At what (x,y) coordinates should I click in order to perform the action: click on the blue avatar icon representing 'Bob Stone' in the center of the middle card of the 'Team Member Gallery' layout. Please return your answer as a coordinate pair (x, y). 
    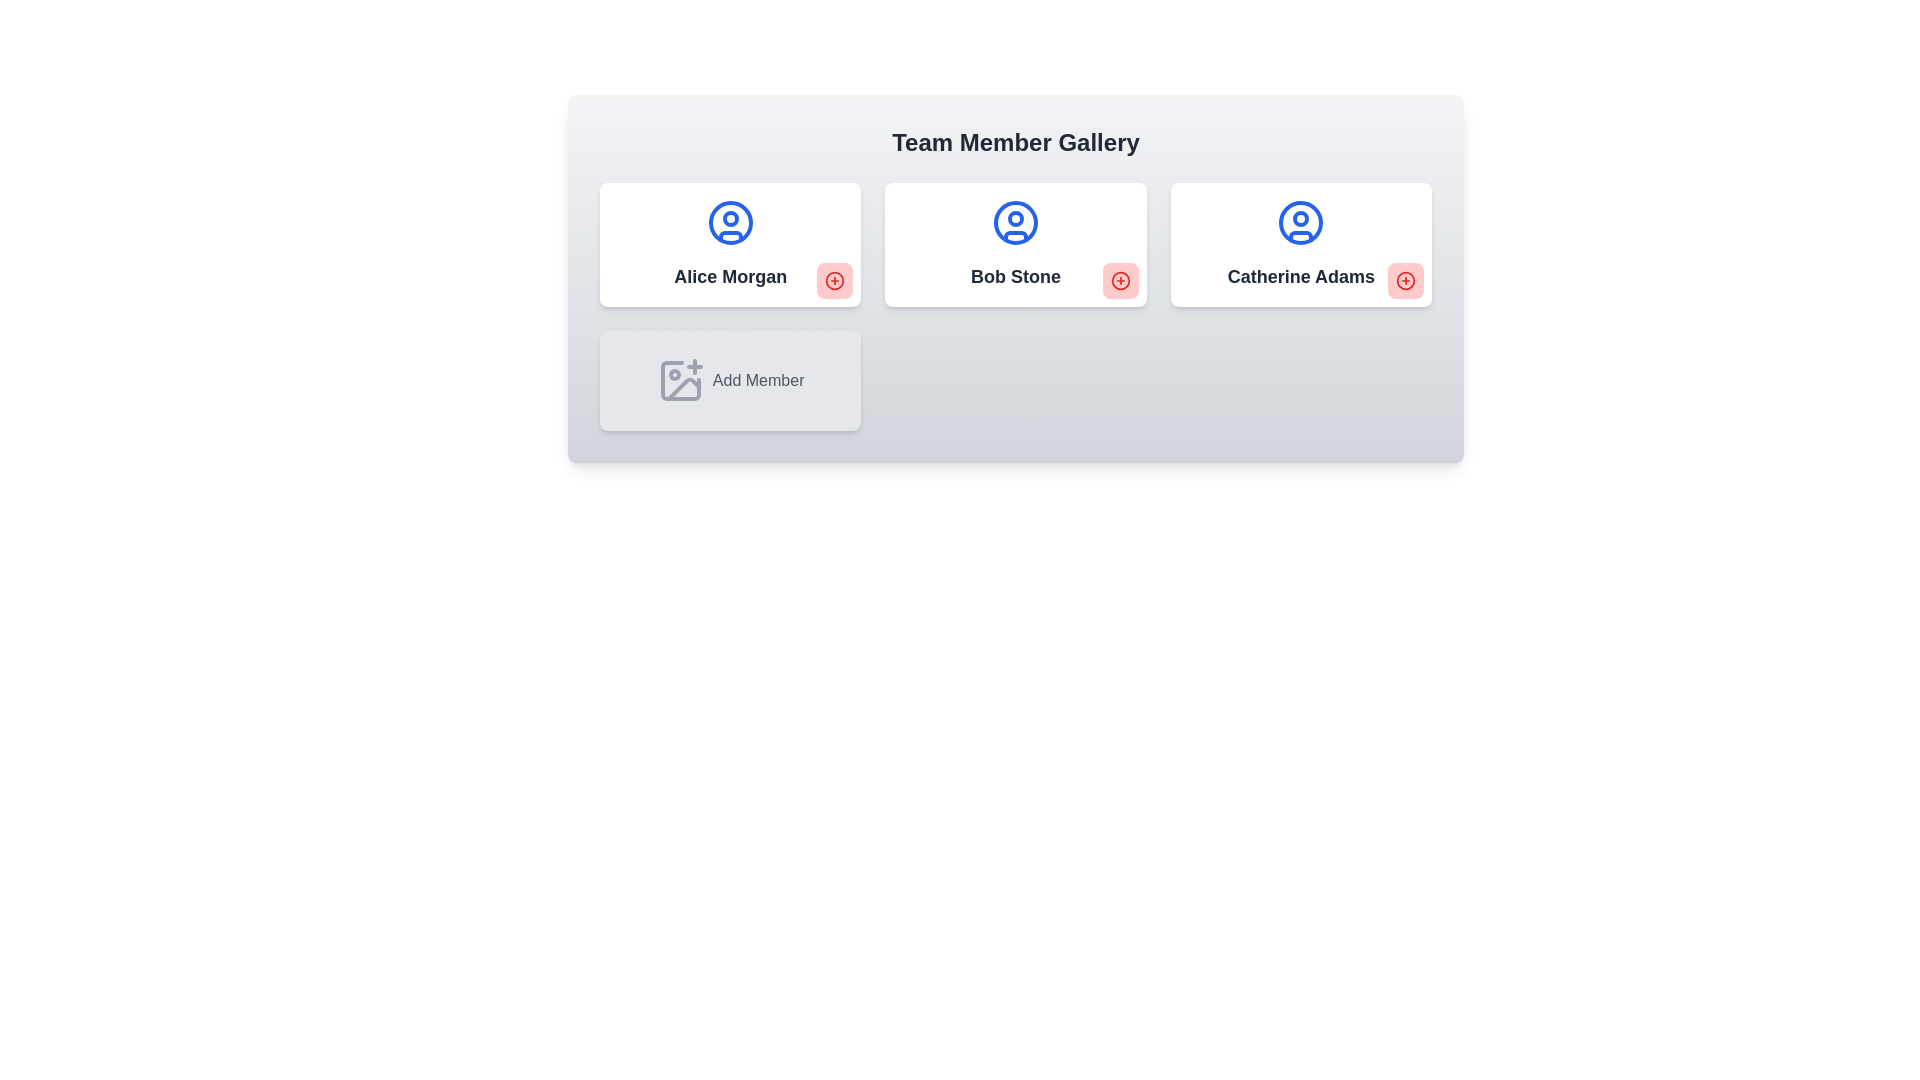
    Looking at the image, I should click on (1016, 223).